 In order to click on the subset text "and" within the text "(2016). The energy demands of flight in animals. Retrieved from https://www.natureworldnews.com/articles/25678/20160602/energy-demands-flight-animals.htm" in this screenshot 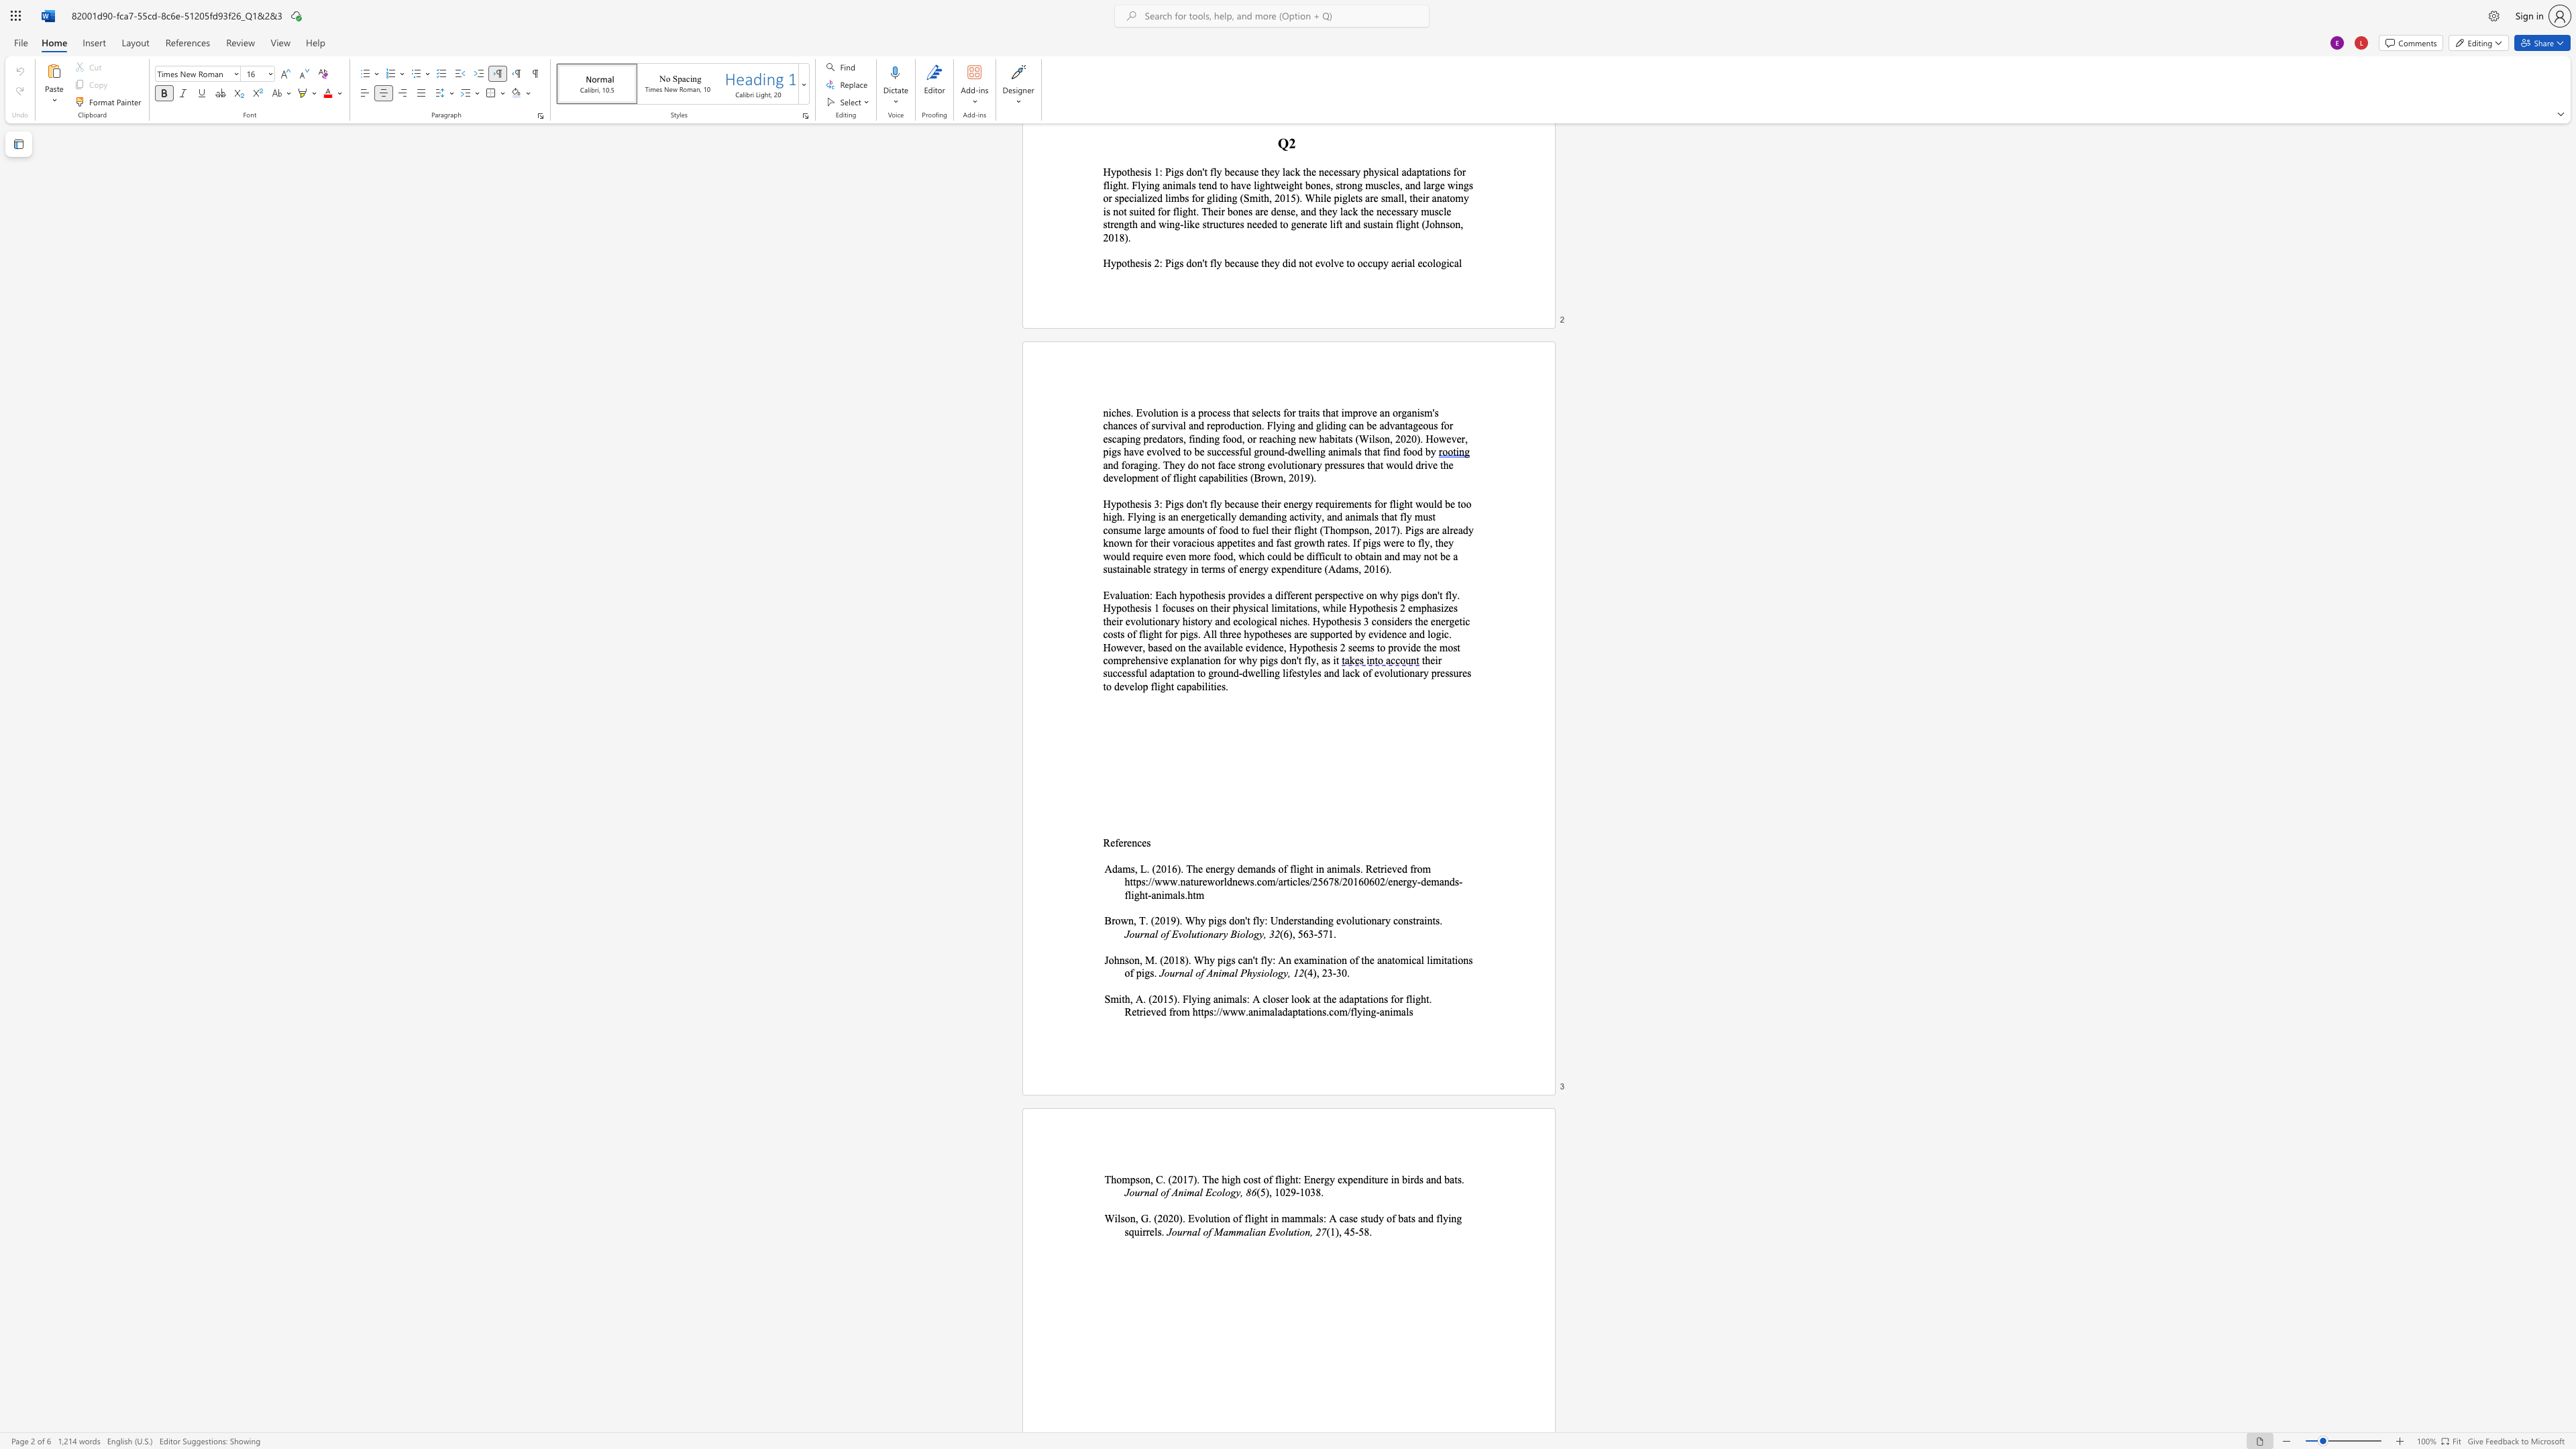, I will do `click(1439, 881)`.